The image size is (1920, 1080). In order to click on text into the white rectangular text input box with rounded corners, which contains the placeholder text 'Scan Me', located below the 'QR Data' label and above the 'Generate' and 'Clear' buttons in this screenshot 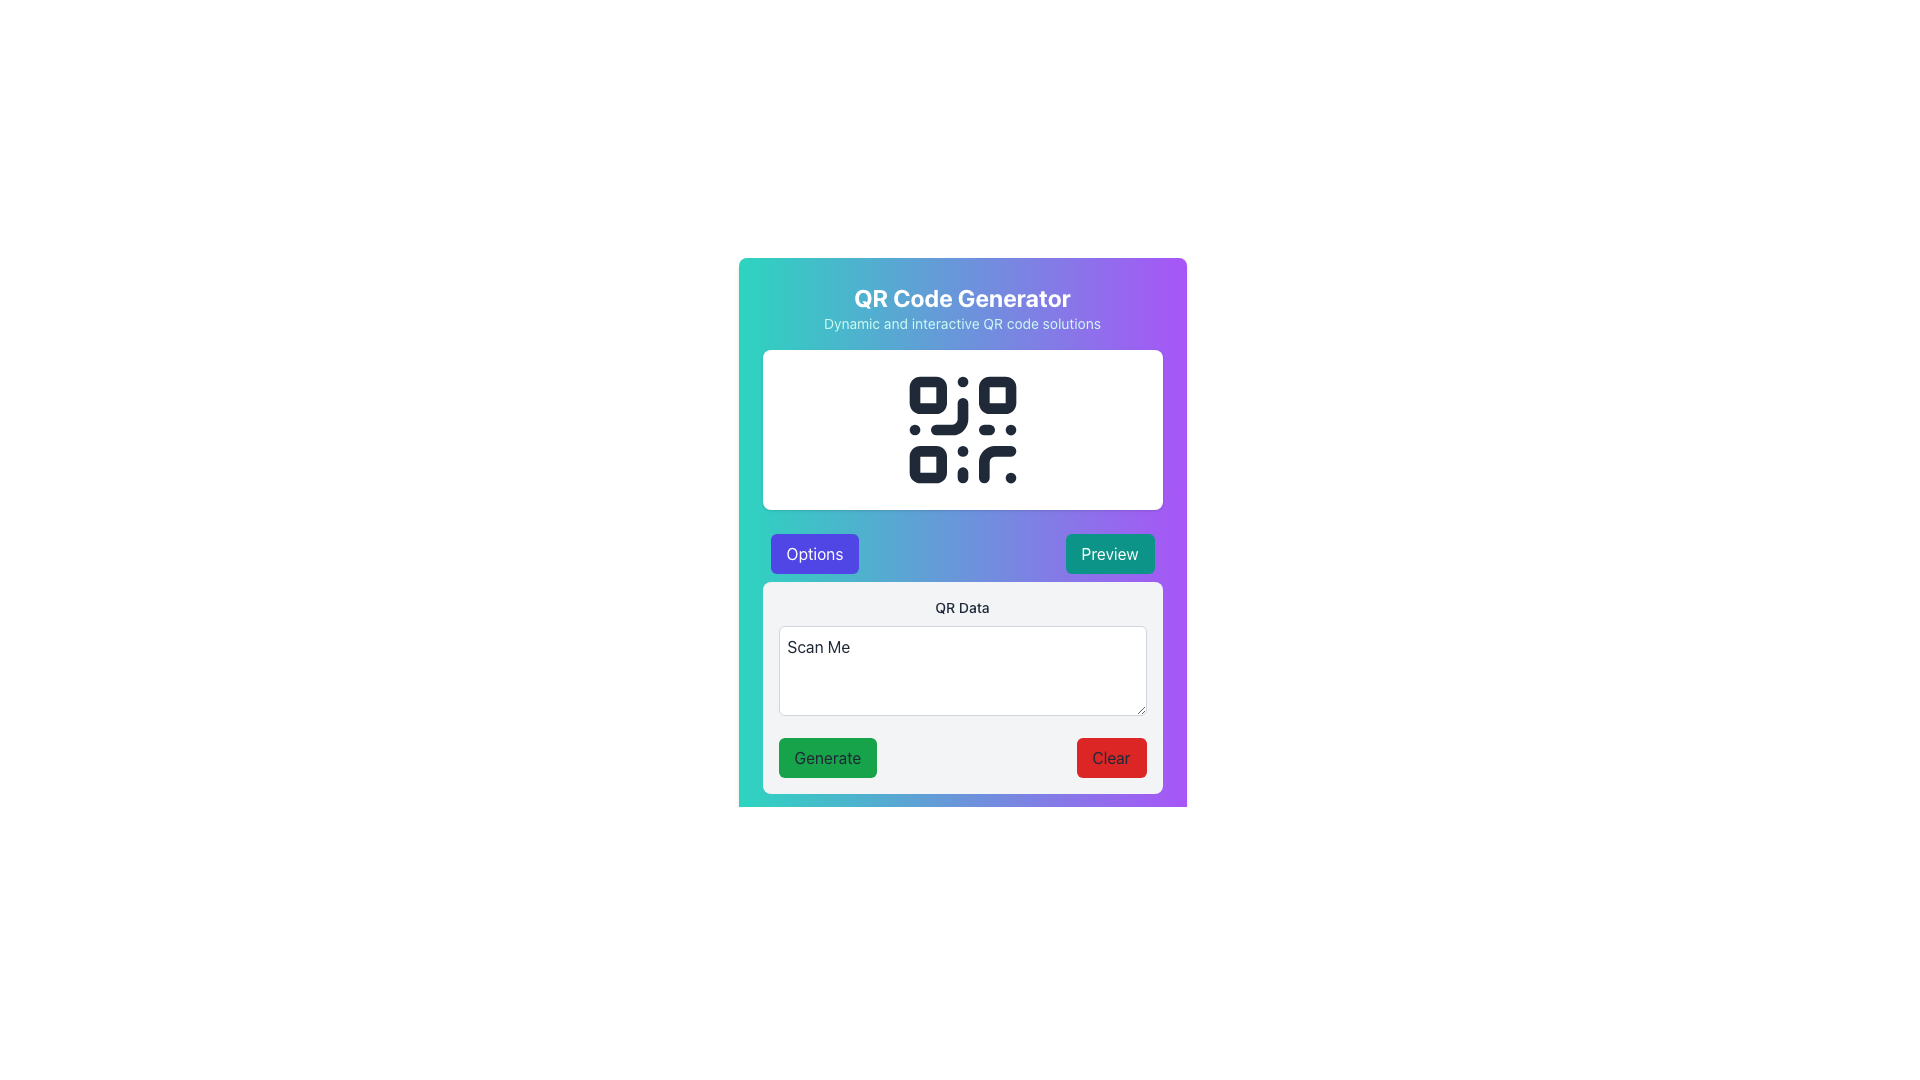, I will do `click(962, 663)`.